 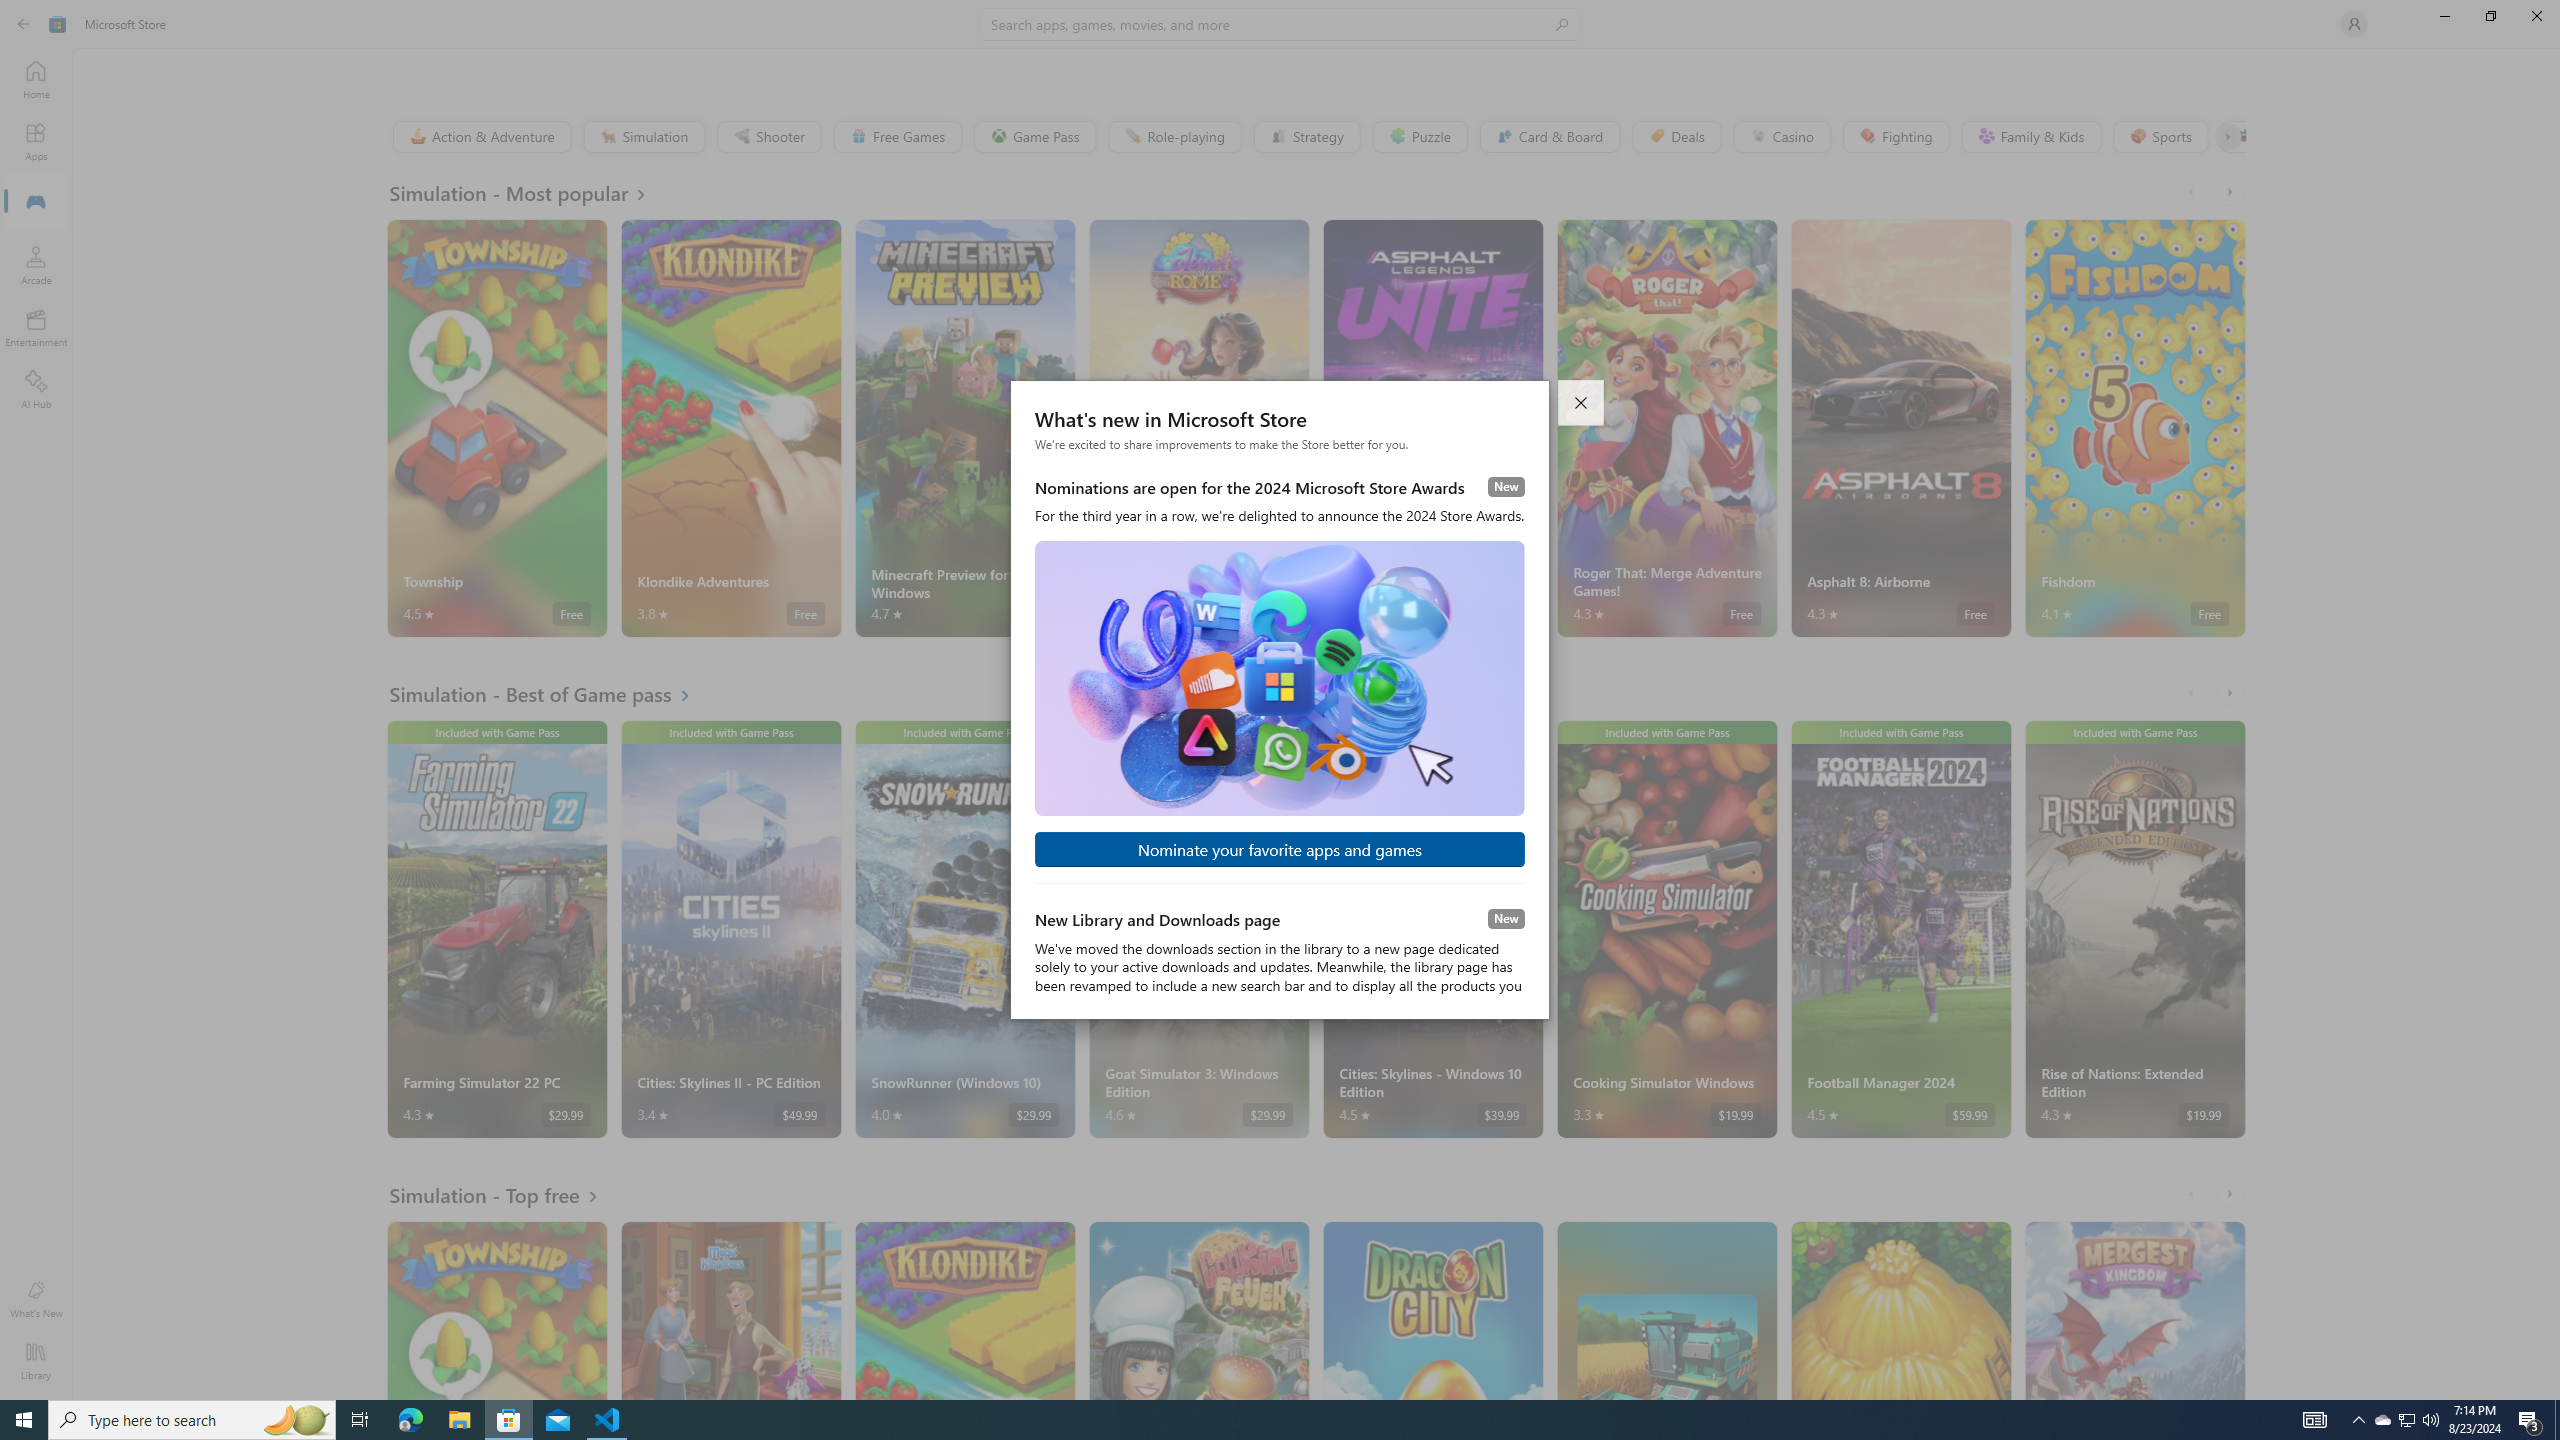 What do you see at coordinates (1280, 23) in the screenshot?
I see `'Search'` at bounding box center [1280, 23].